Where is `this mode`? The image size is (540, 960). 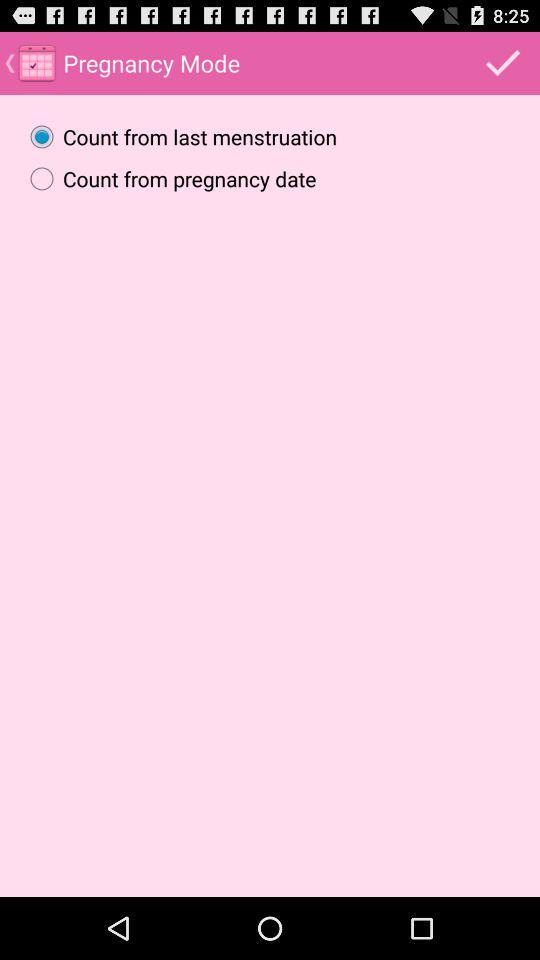 this mode is located at coordinates (502, 62).